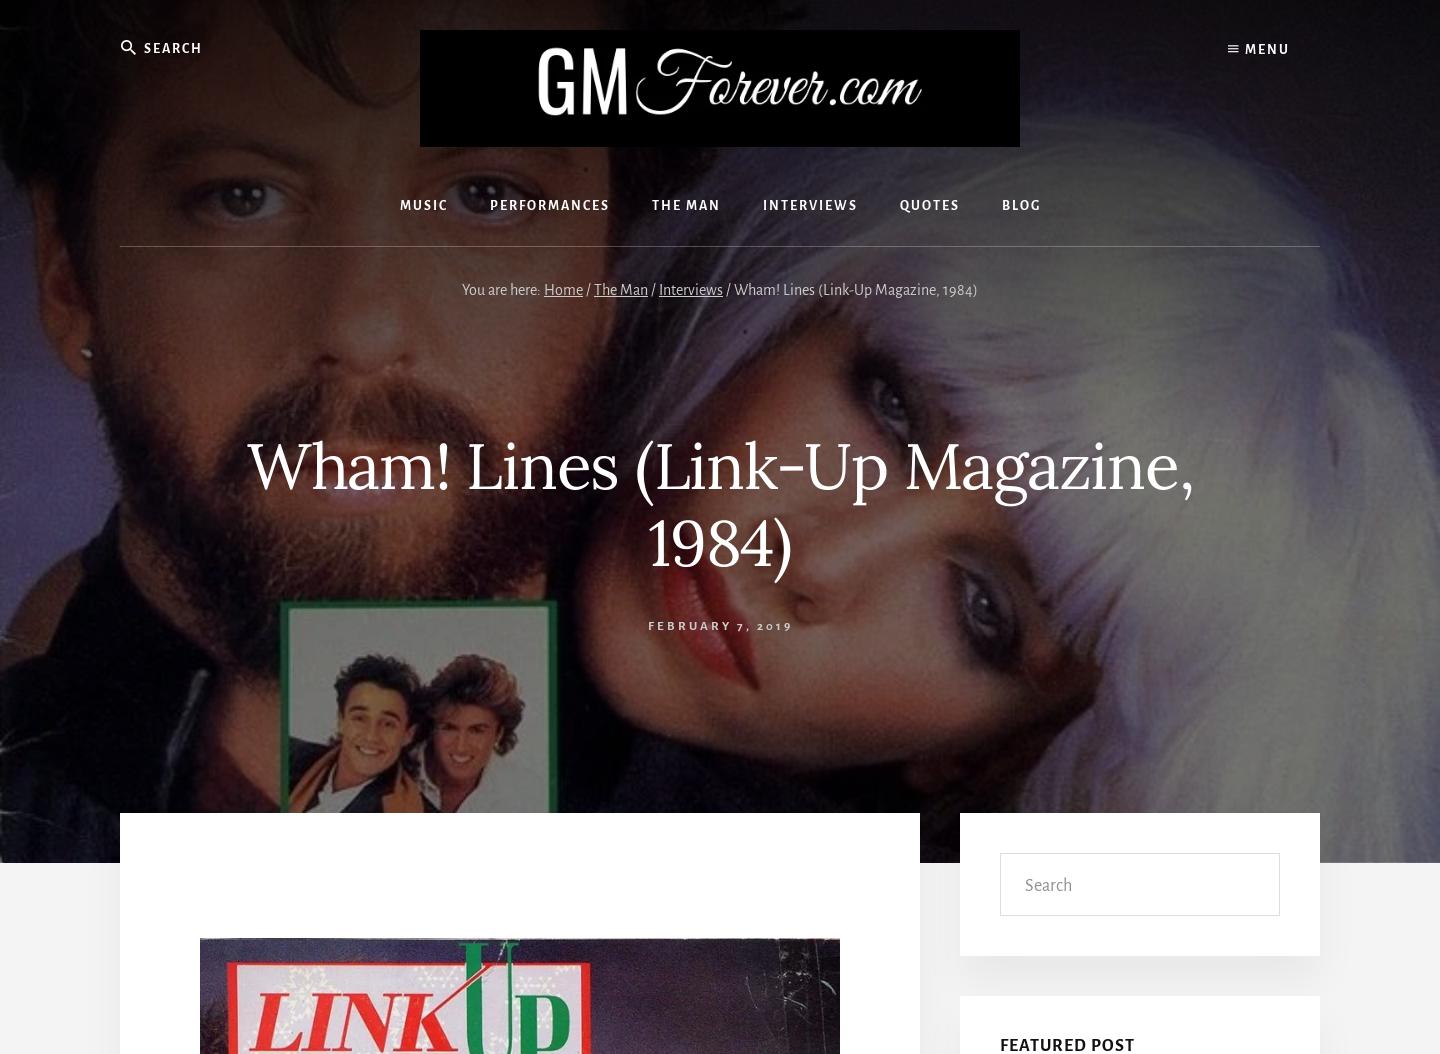 This screenshot has width=1440, height=1054. What do you see at coordinates (423, 204) in the screenshot?
I see `'Music'` at bounding box center [423, 204].